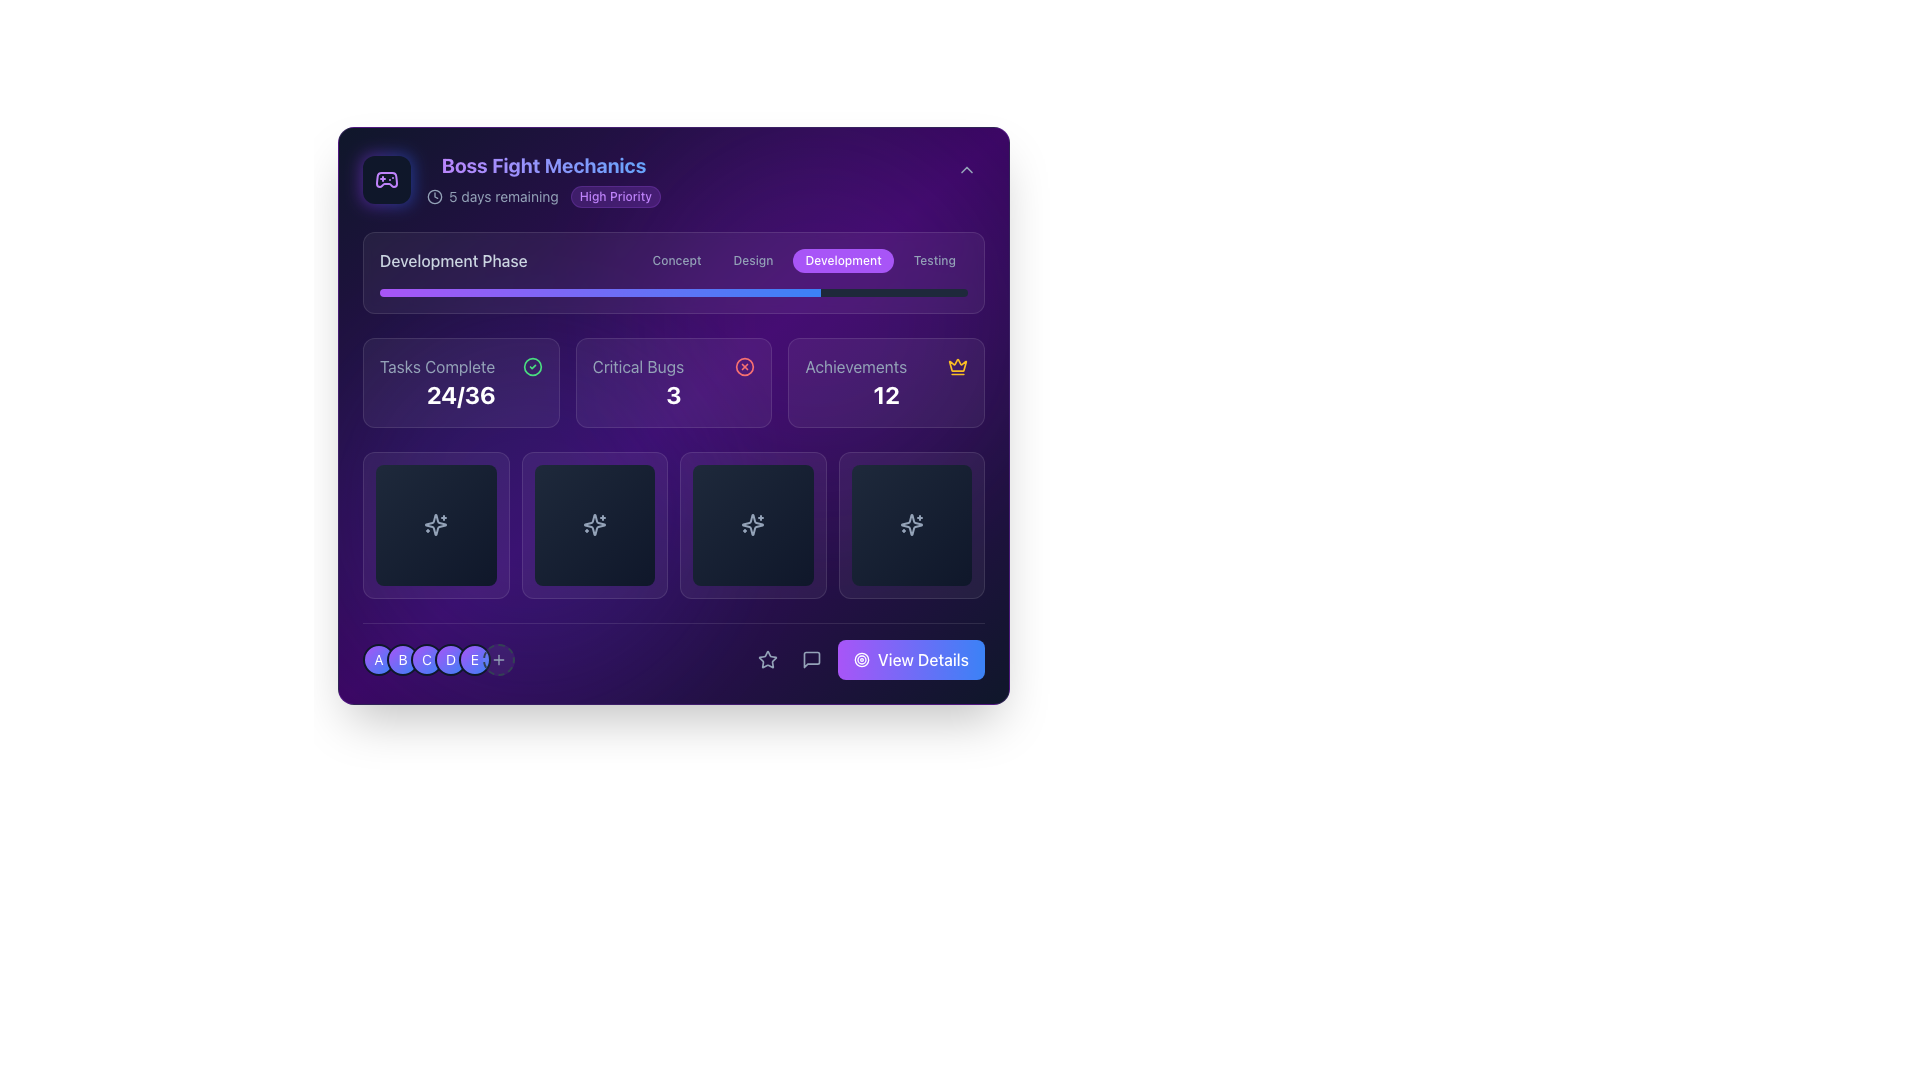 Image resolution: width=1920 pixels, height=1080 pixels. What do you see at coordinates (426, 659) in the screenshot?
I see `the button labeled 'C', which is the third button in a sequence of buttons labeled 'A', 'B', 'C', 'D', 'E', positioned near the bottom of the interface` at bounding box center [426, 659].